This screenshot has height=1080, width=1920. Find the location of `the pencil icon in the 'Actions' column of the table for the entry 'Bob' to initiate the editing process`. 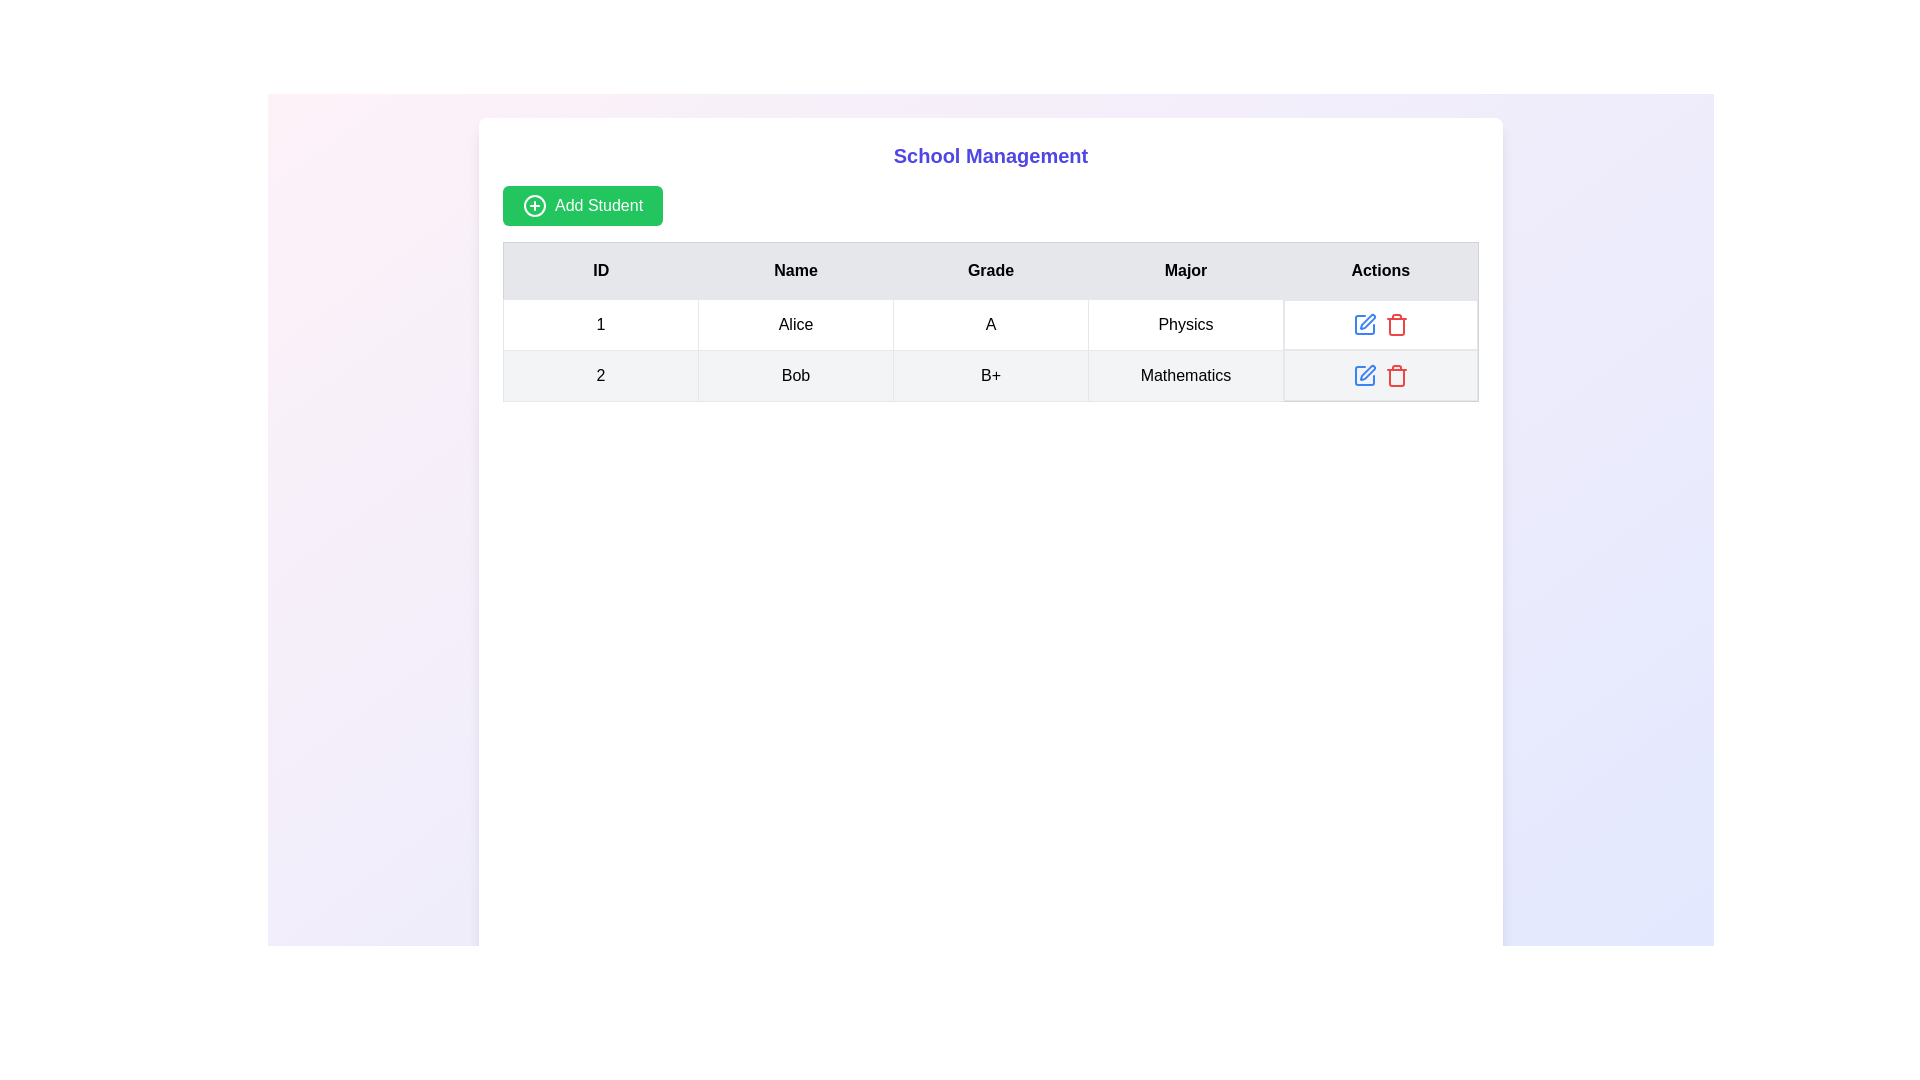

the pencil icon in the 'Actions' column of the table for the entry 'Bob' to initiate the editing process is located at coordinates (1366, 320).